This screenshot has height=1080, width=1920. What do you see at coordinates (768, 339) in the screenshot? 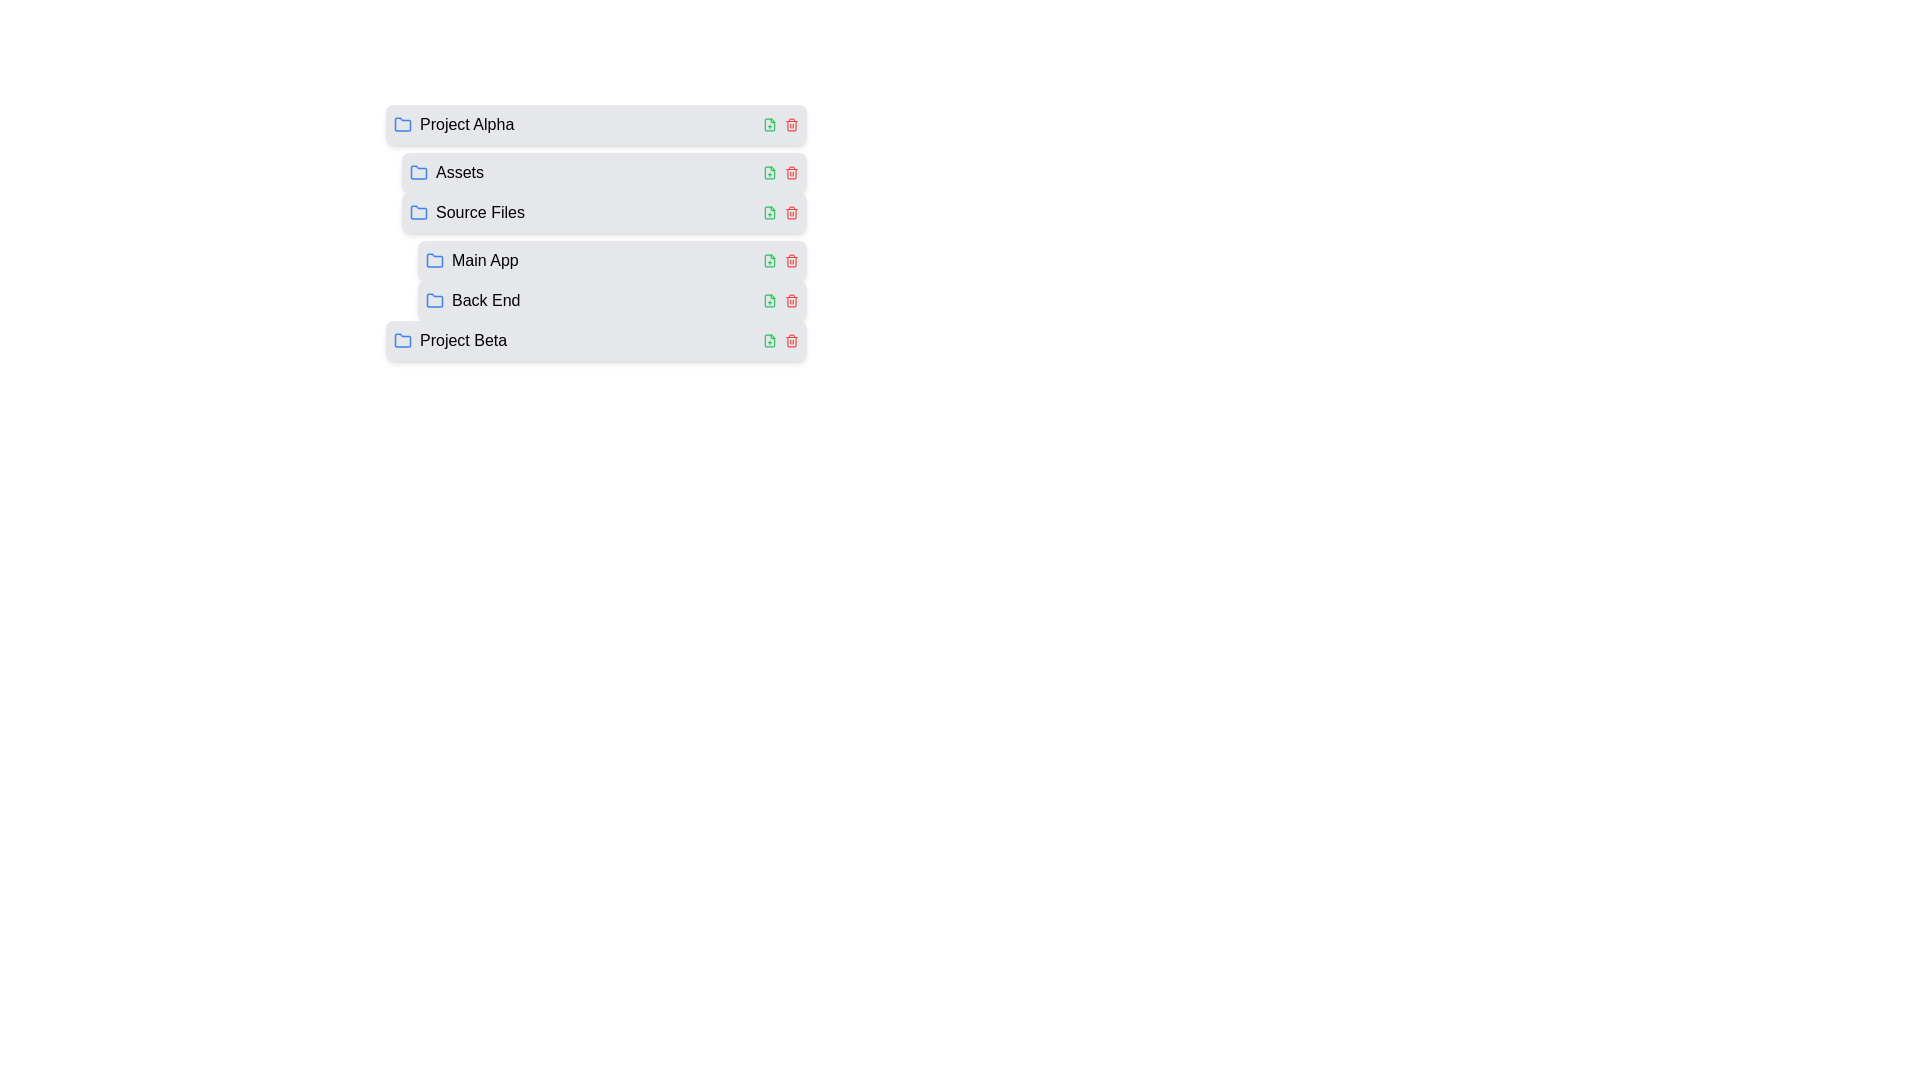
I see `the icon-based button that depicts a document with a plus sign, styled in green` at bounding box center [768, 339].